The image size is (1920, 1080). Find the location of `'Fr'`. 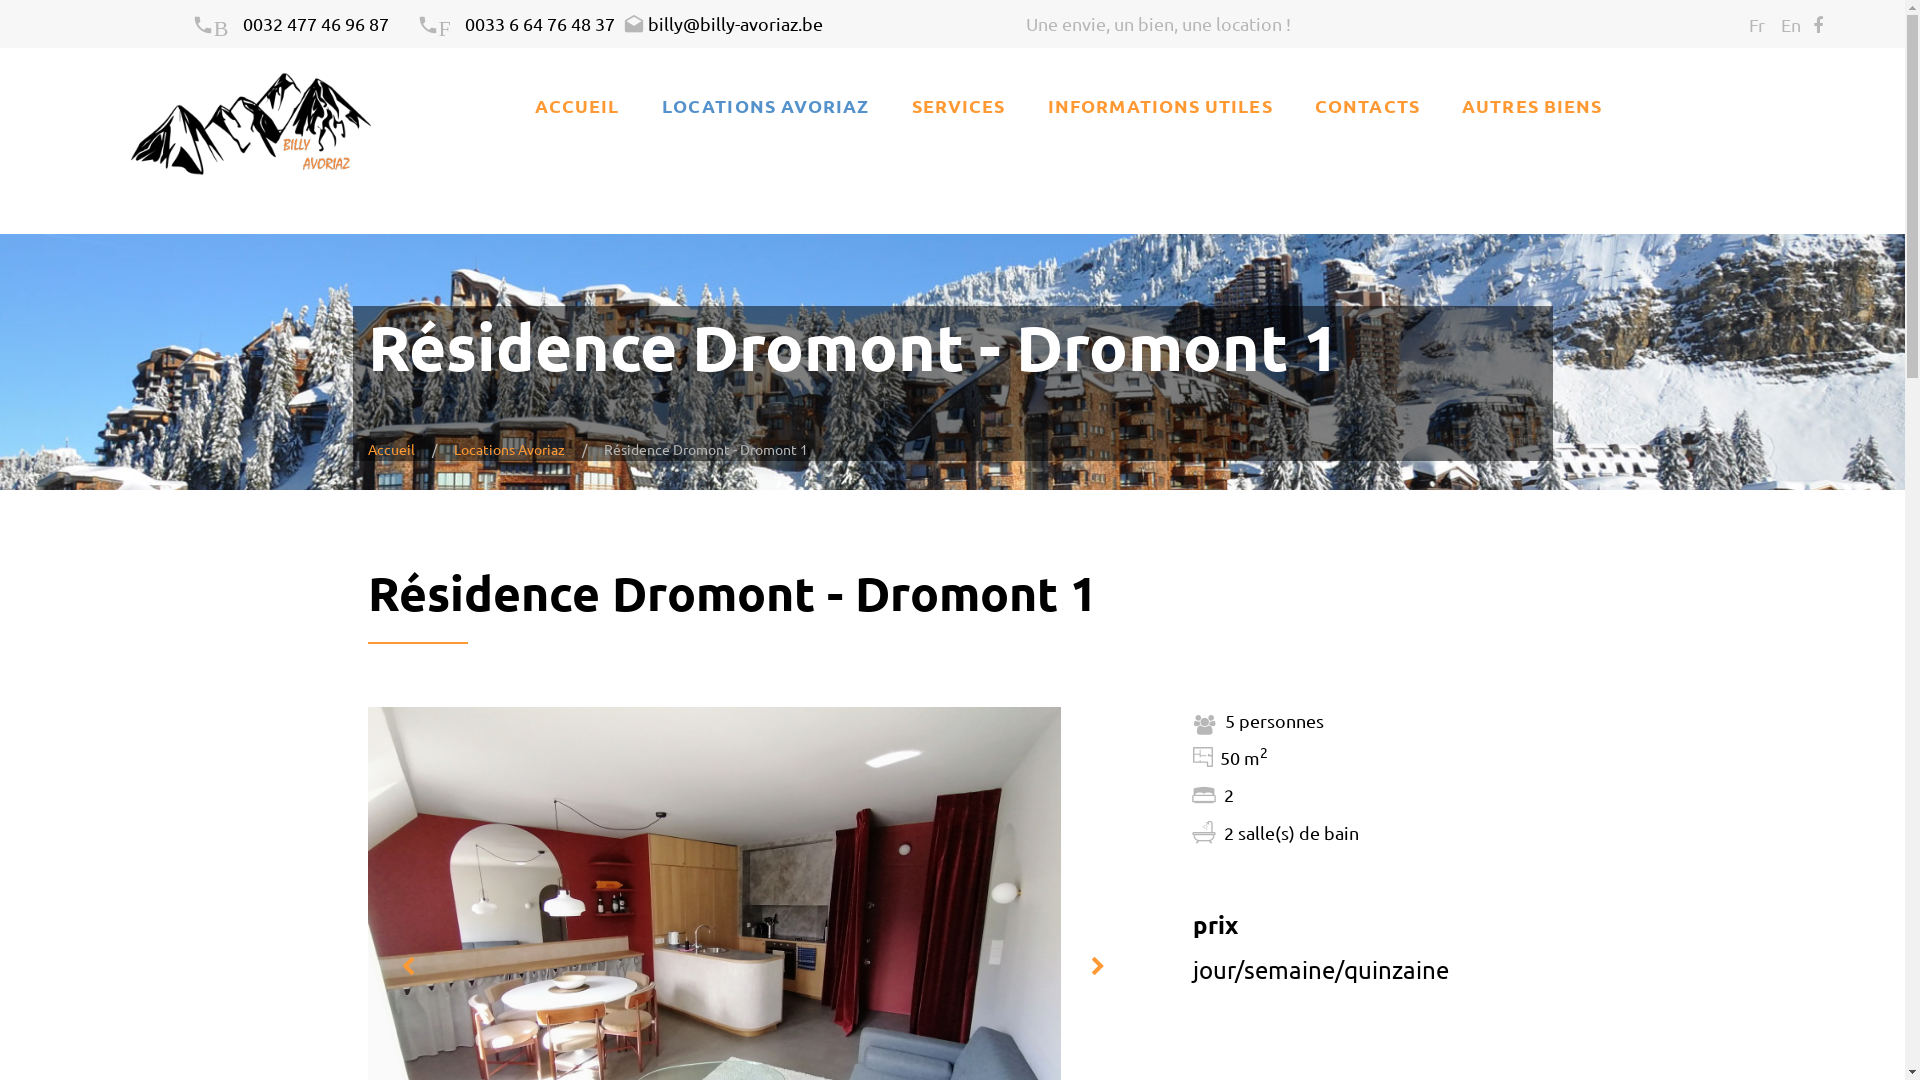

'Fr' is located at coordinates (1755, 24).